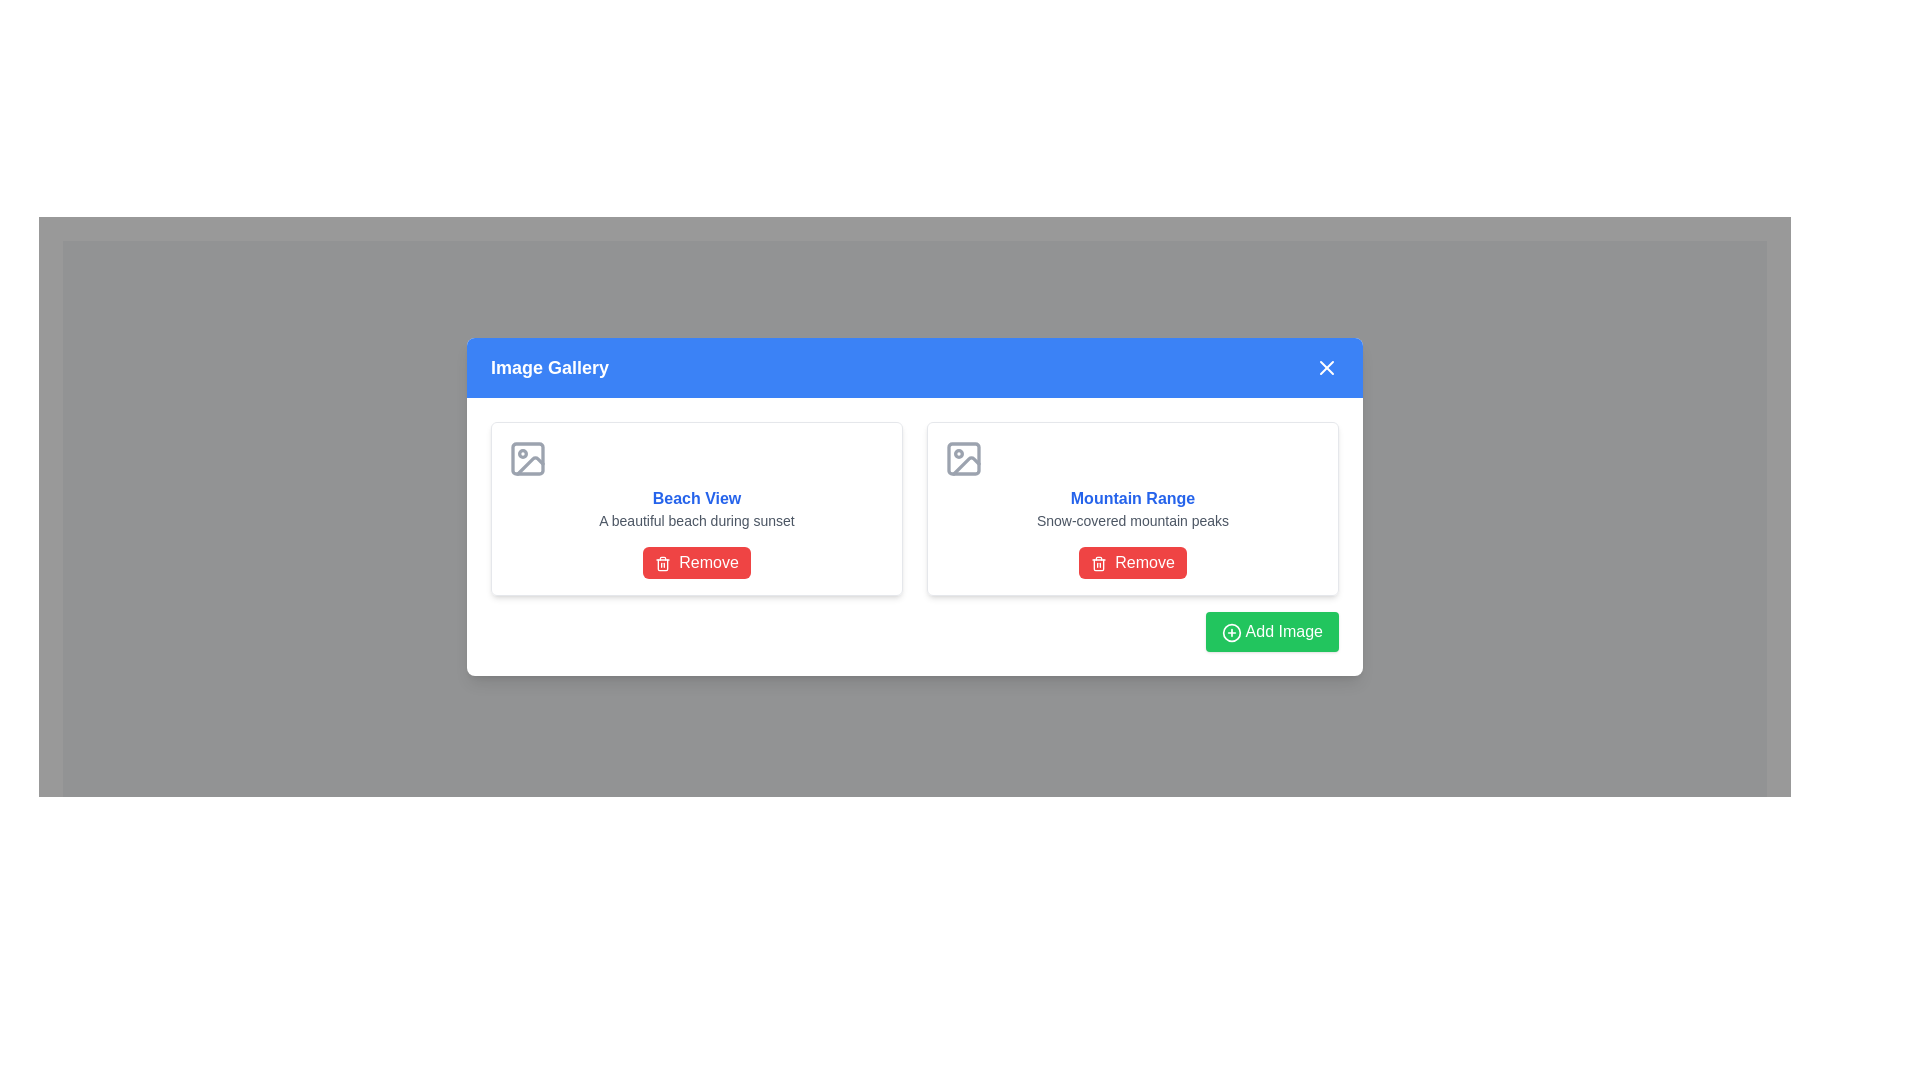  I want to click on the text label or heading located at the top-left of the blue header bar of the modal dialog, which serves as a title or identifier for the modal content, so click(550, 367).